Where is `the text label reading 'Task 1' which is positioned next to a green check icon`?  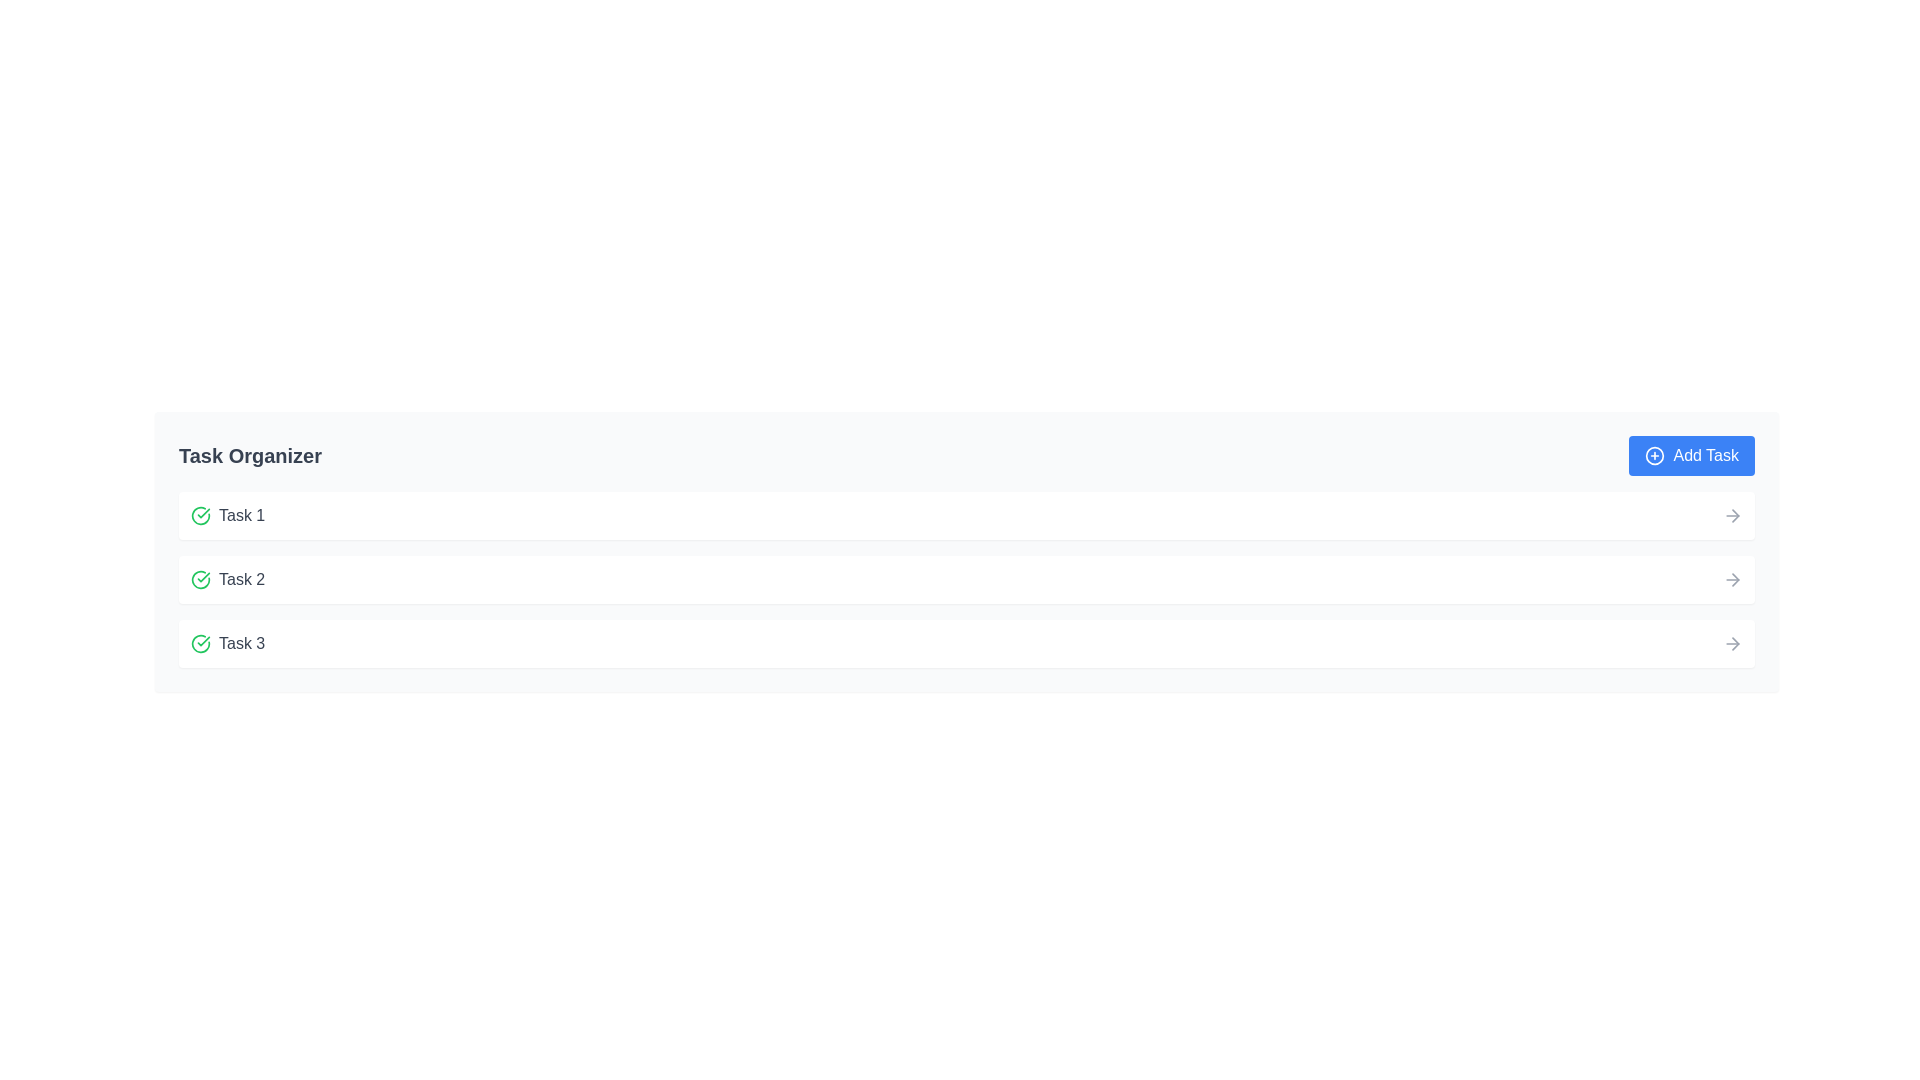
the text label reading 'Task 1' which is positioned next to a green check icon is located at coordinates (241, 515).